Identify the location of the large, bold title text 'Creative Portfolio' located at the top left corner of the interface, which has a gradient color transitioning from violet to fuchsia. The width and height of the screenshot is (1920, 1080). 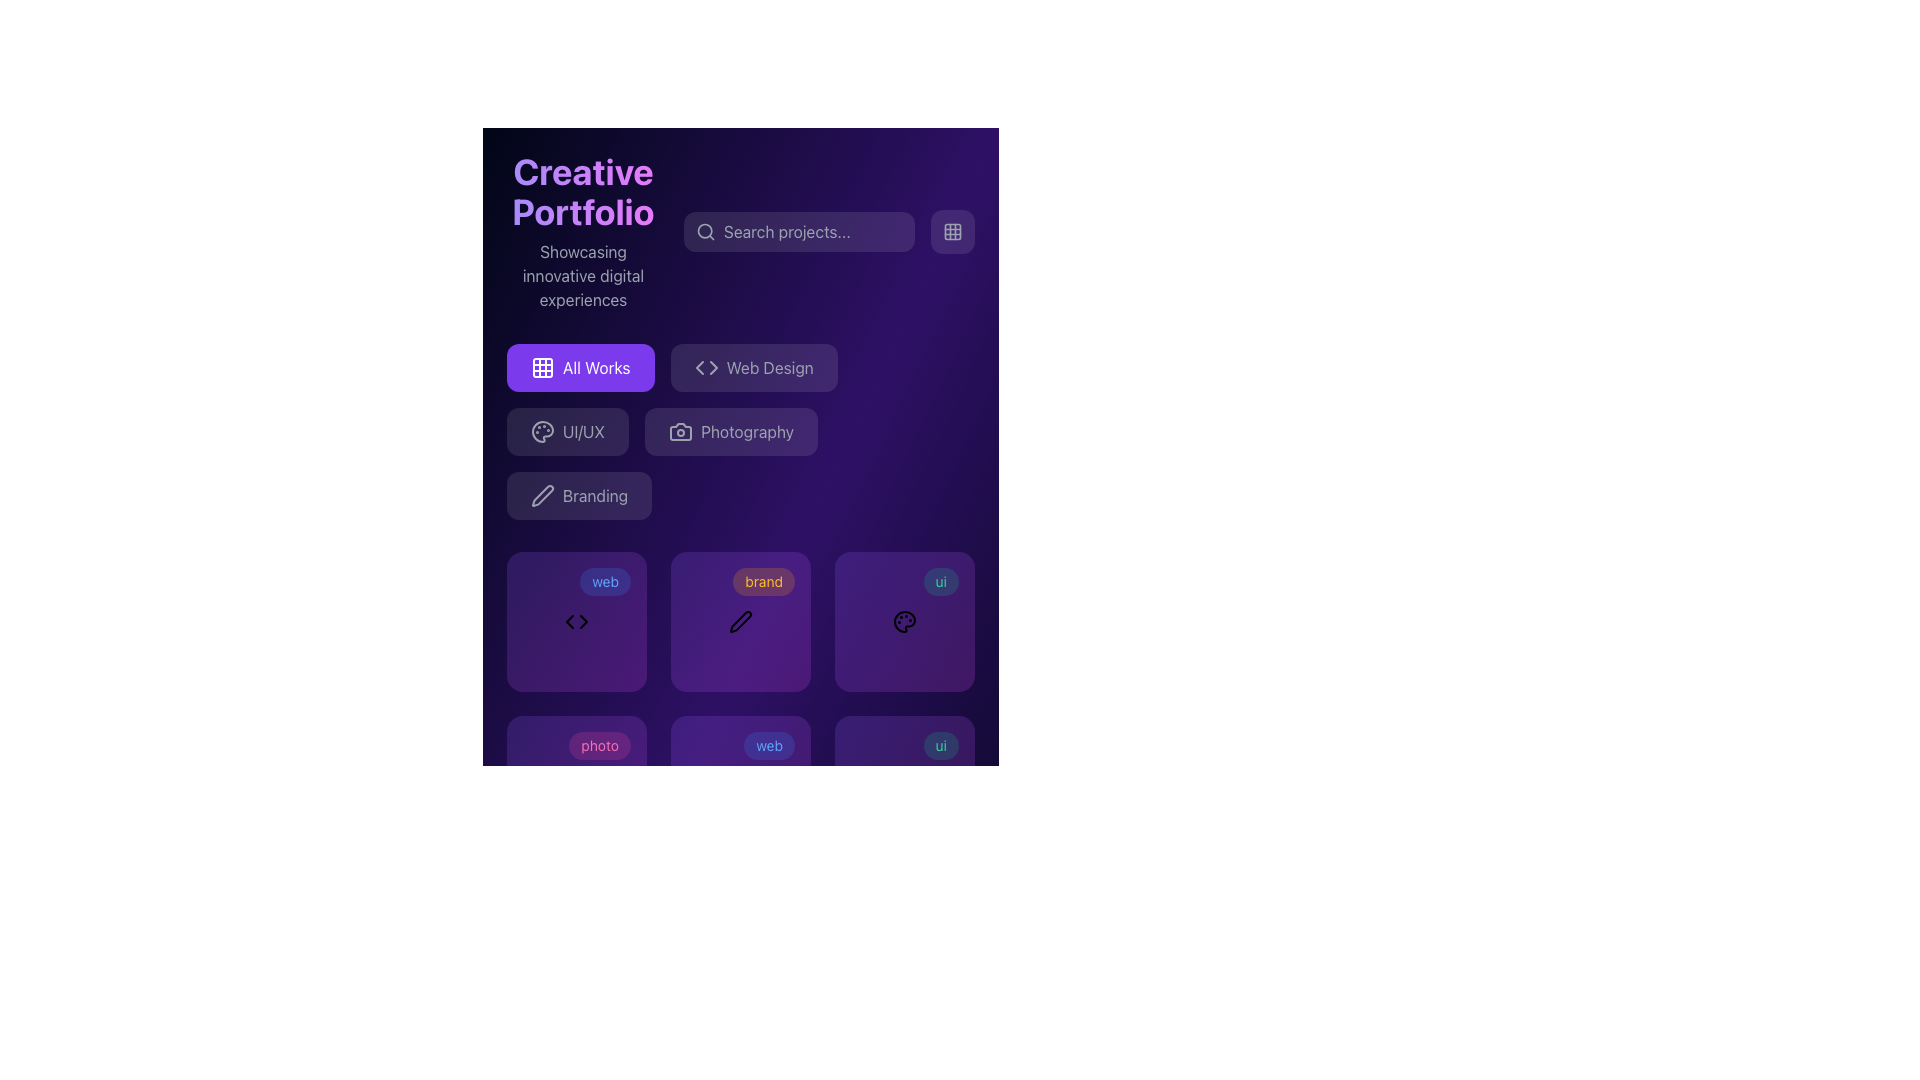
(582, 192).